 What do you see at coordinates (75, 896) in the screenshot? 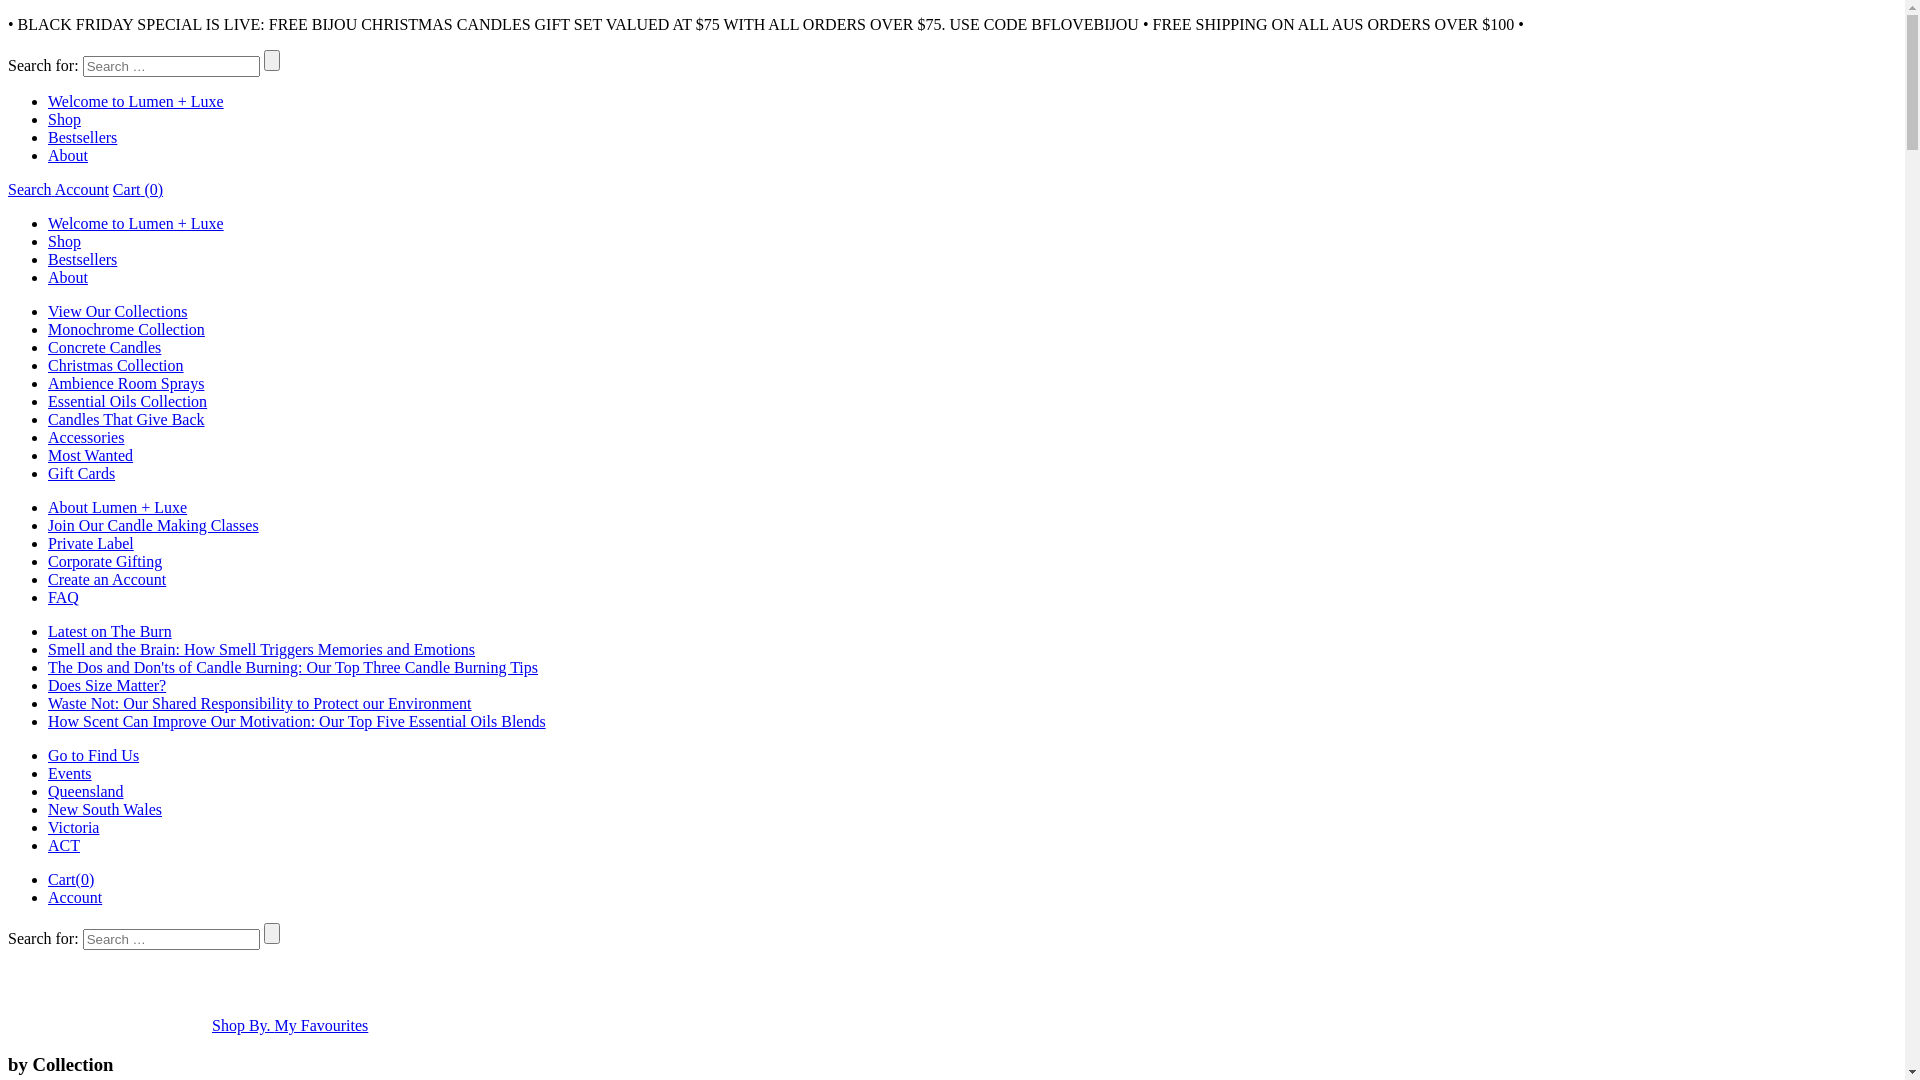
I see `'Account'` at bounding box center [75, 896].